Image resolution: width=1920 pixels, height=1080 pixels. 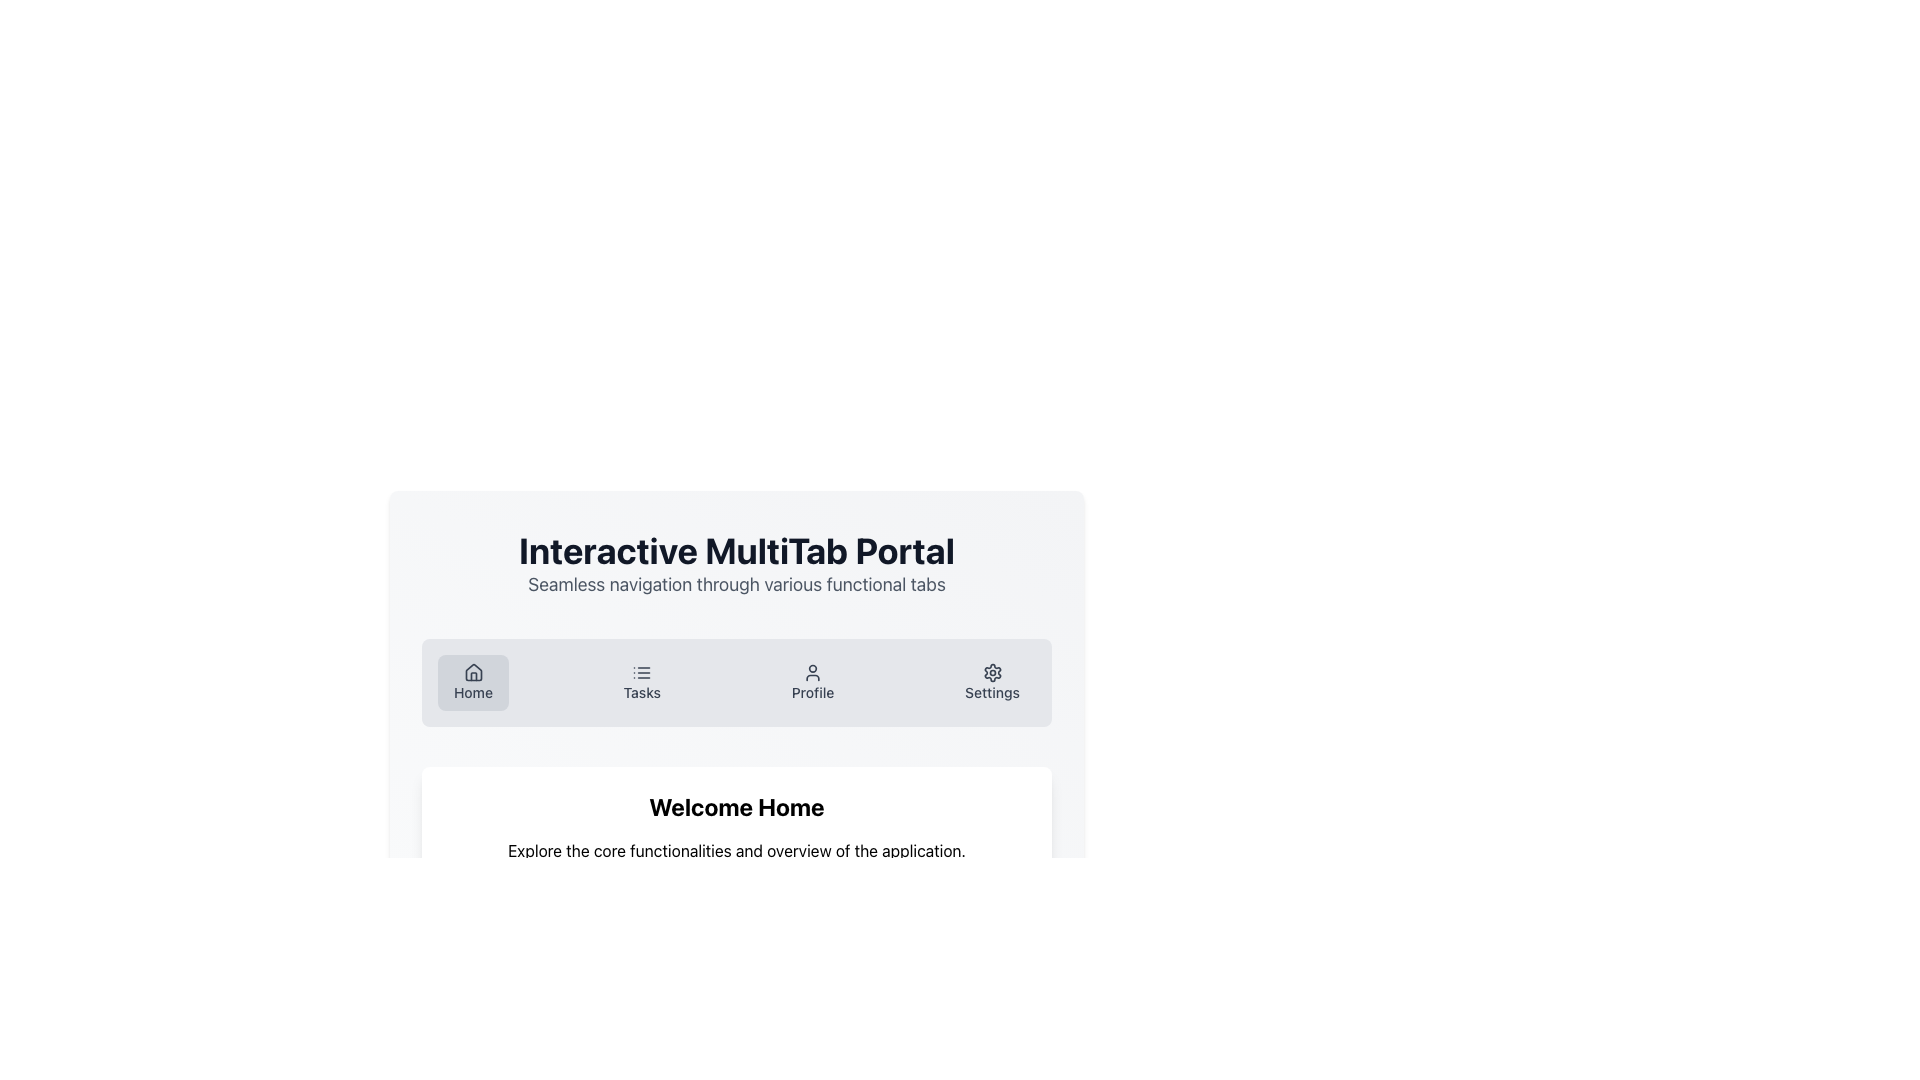 I want to click on the 'Profile' button in the navigation menu, so click(x=813, y=681).